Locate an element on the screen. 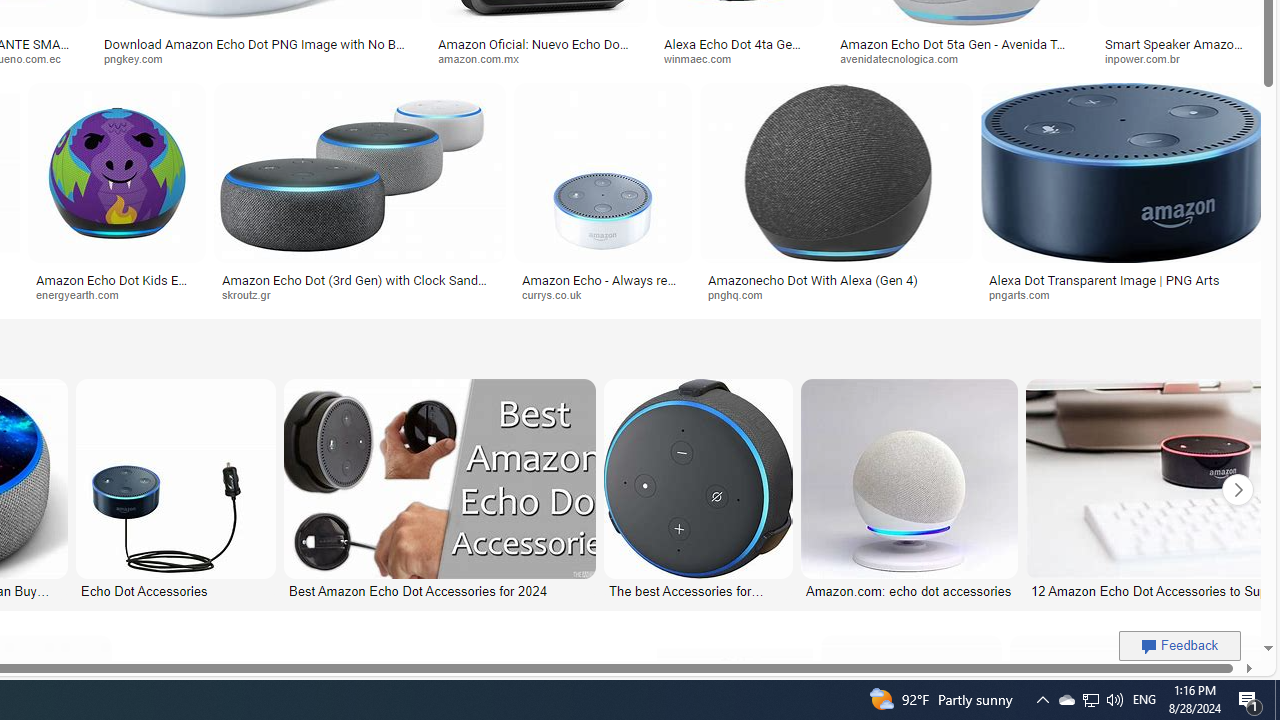 This screenshot has height=720, width=1280. 'Click to scroll right' is located at coordinates (1237, 489).